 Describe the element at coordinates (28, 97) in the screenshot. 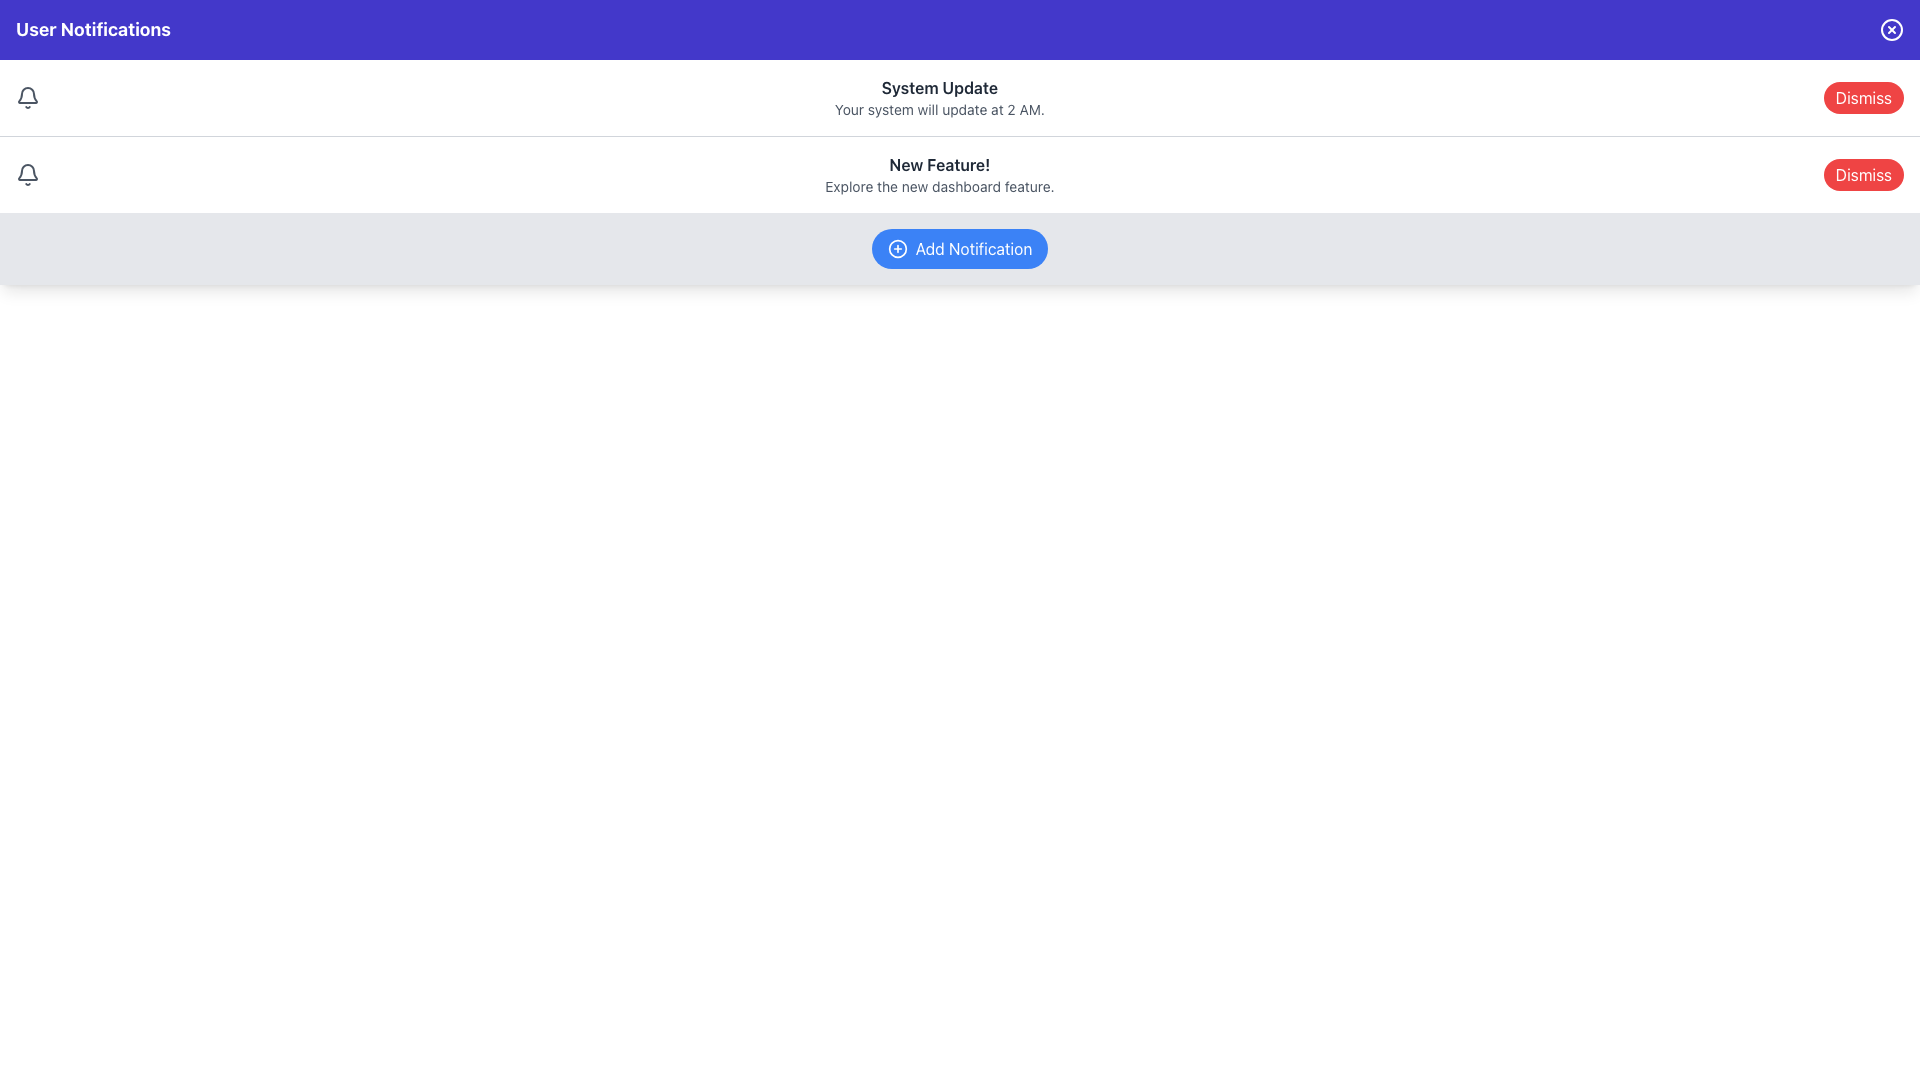

I see `the bell icon indicating notifications, which is positioned at the far left of the notification card containing the text 'System Update'` at that location.